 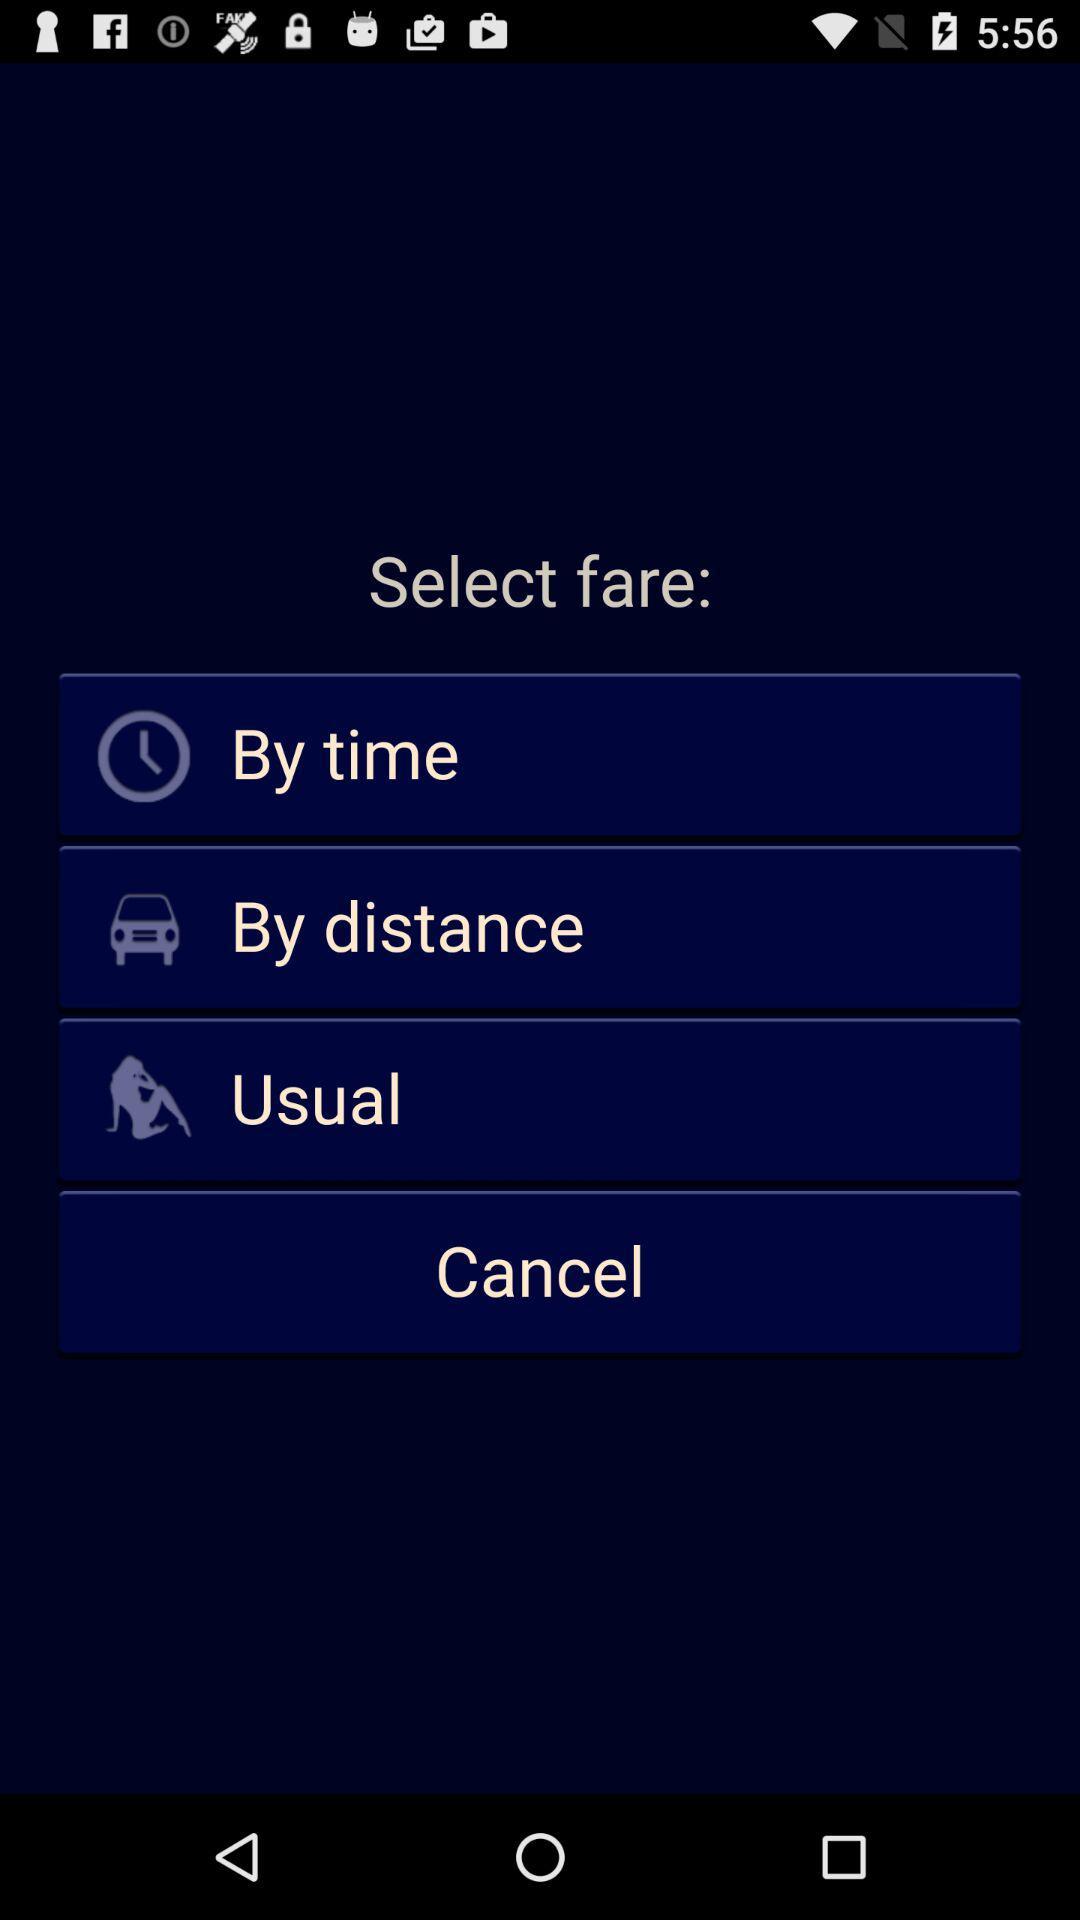 What do you see at coordinates (540, 927) in the screenshot?
I see `the app above usual` at bounding box center [540, 927].